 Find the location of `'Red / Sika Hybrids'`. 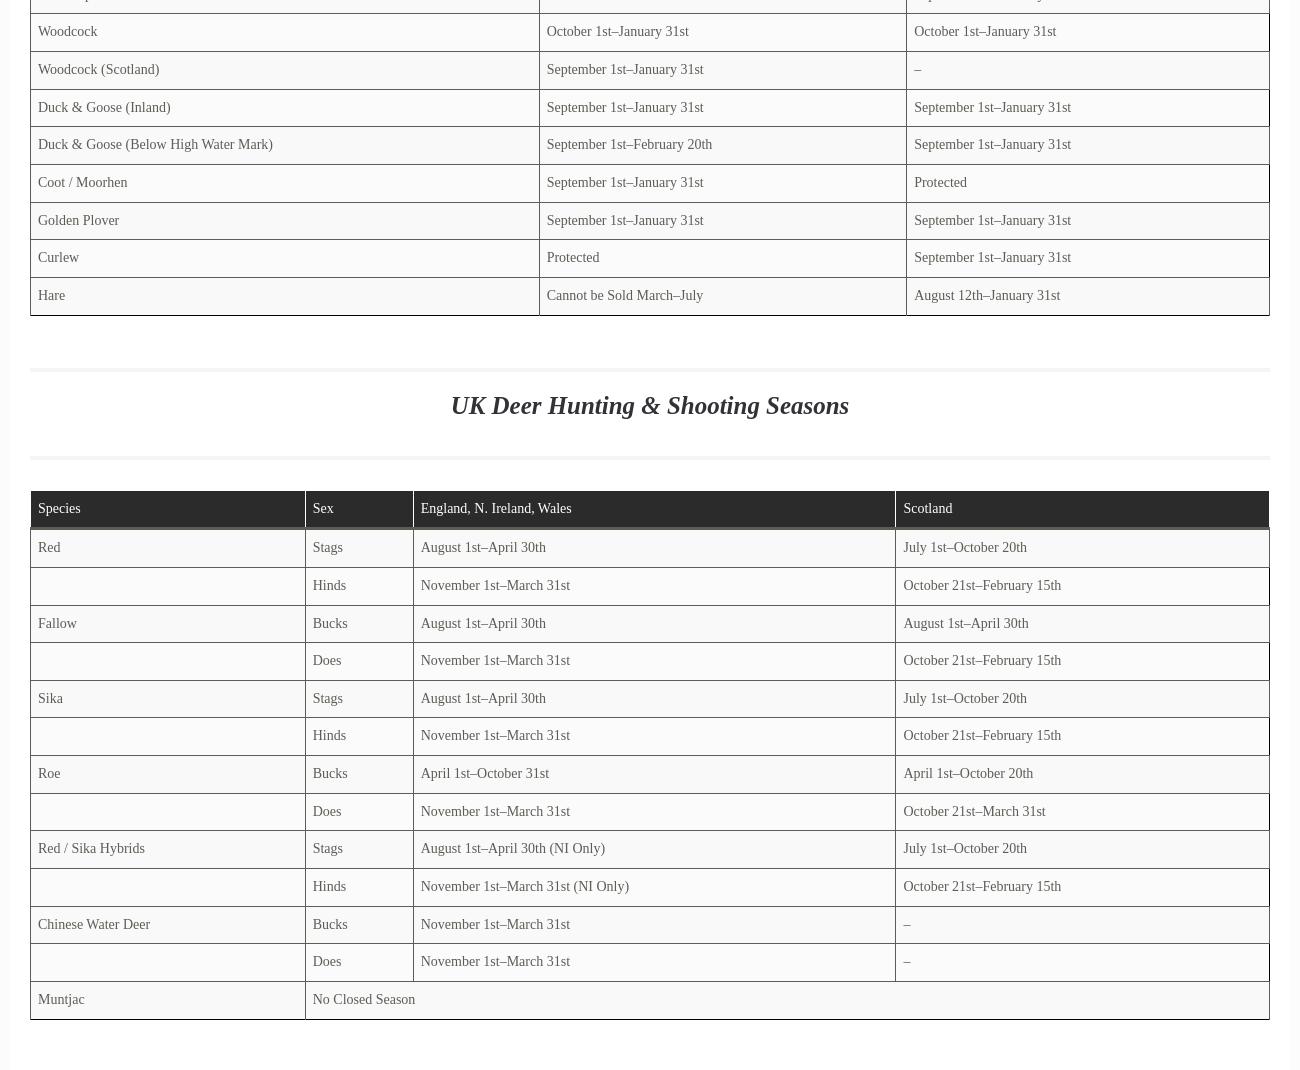

'Red / Sika Hybrids' is located at coordinates (91, 848).